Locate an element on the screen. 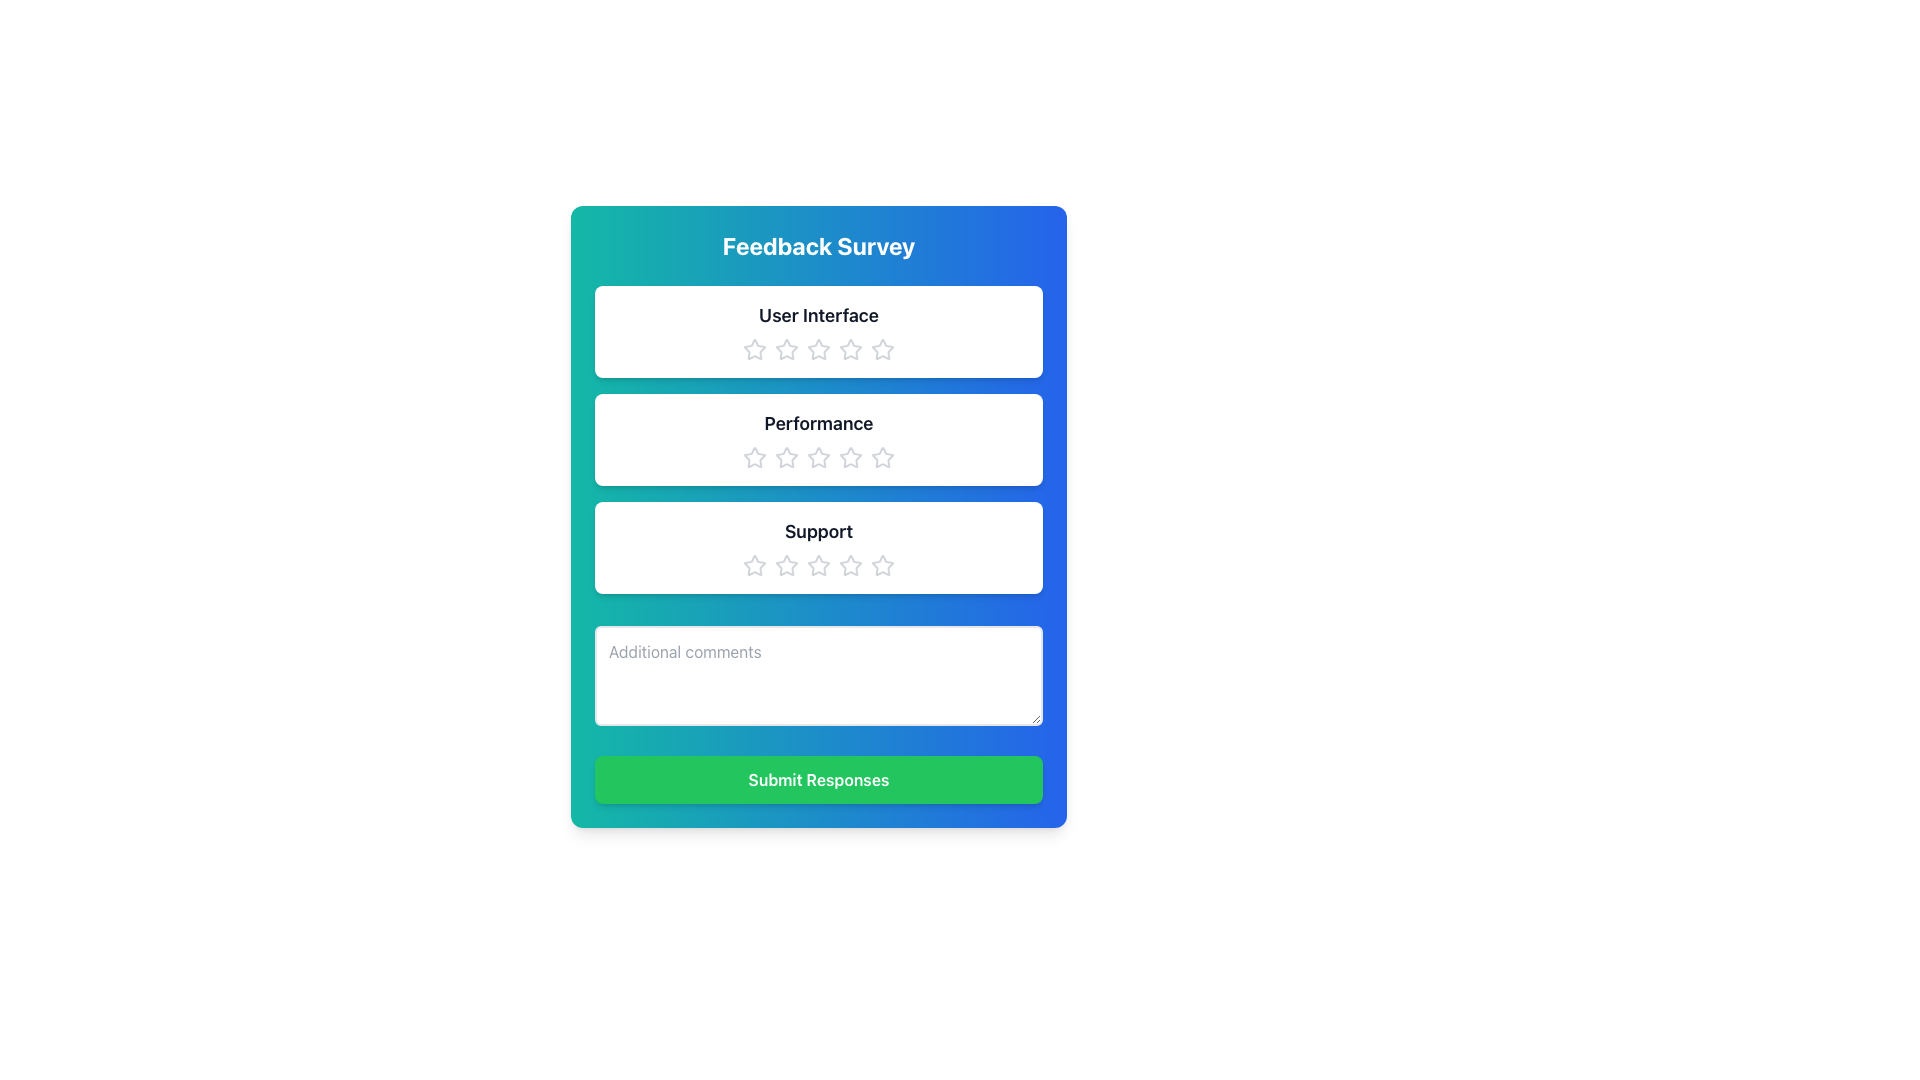 The image size is (1920, 1080). the star icon is located at coordinates (819, 438).